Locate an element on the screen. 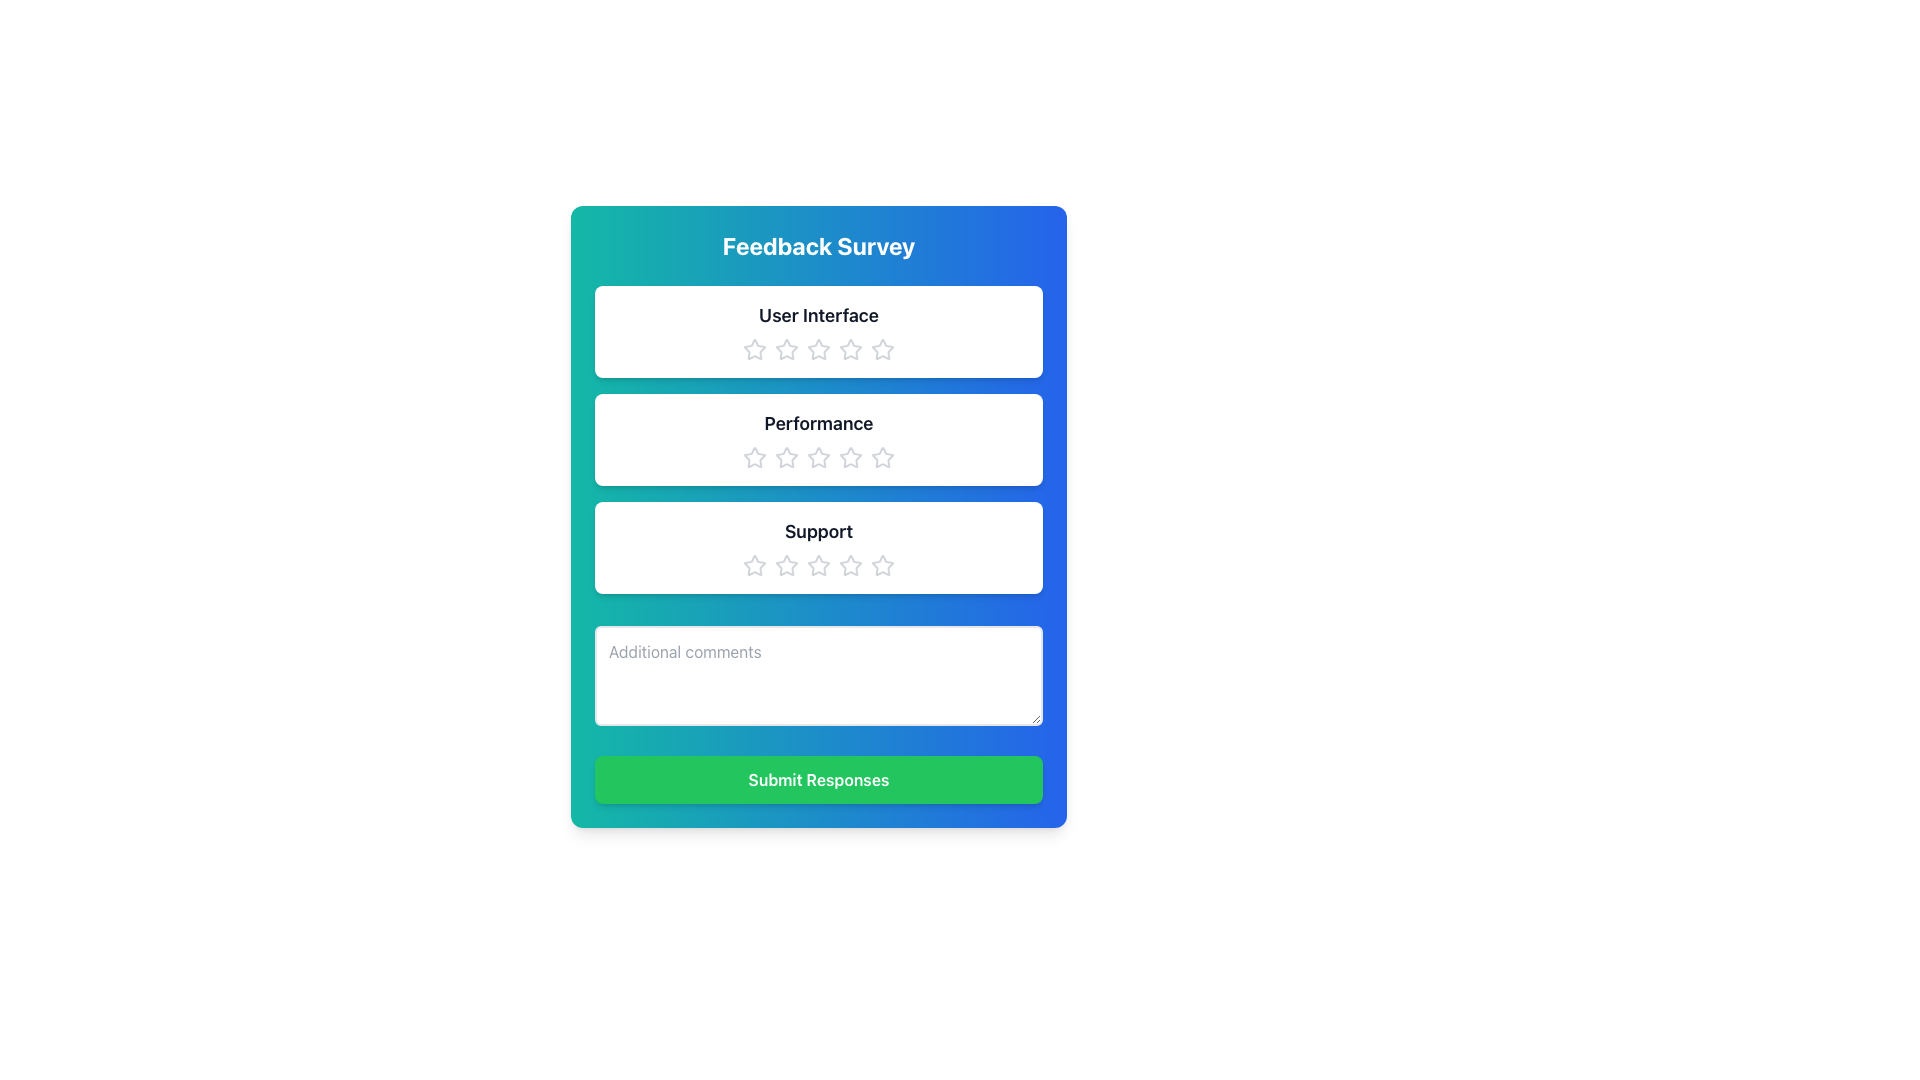 The image size is (1920, 1080). the star icon is located at coordinates (819, 438).